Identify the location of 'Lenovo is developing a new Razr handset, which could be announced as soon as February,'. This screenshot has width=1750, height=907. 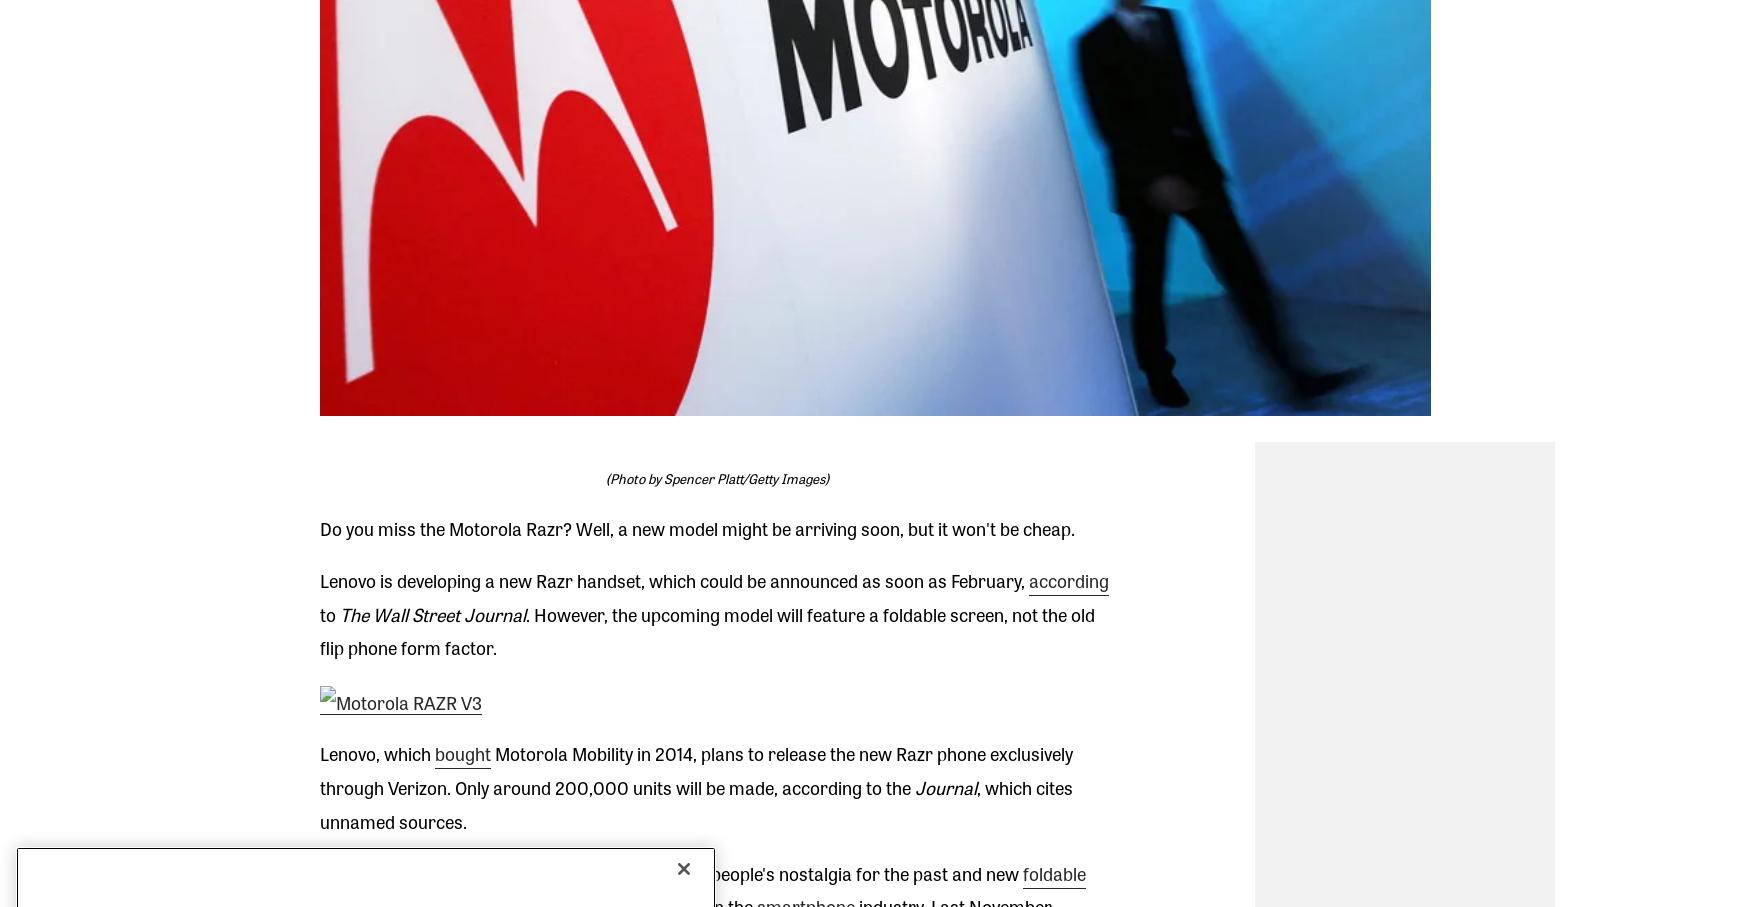
(672, 578).